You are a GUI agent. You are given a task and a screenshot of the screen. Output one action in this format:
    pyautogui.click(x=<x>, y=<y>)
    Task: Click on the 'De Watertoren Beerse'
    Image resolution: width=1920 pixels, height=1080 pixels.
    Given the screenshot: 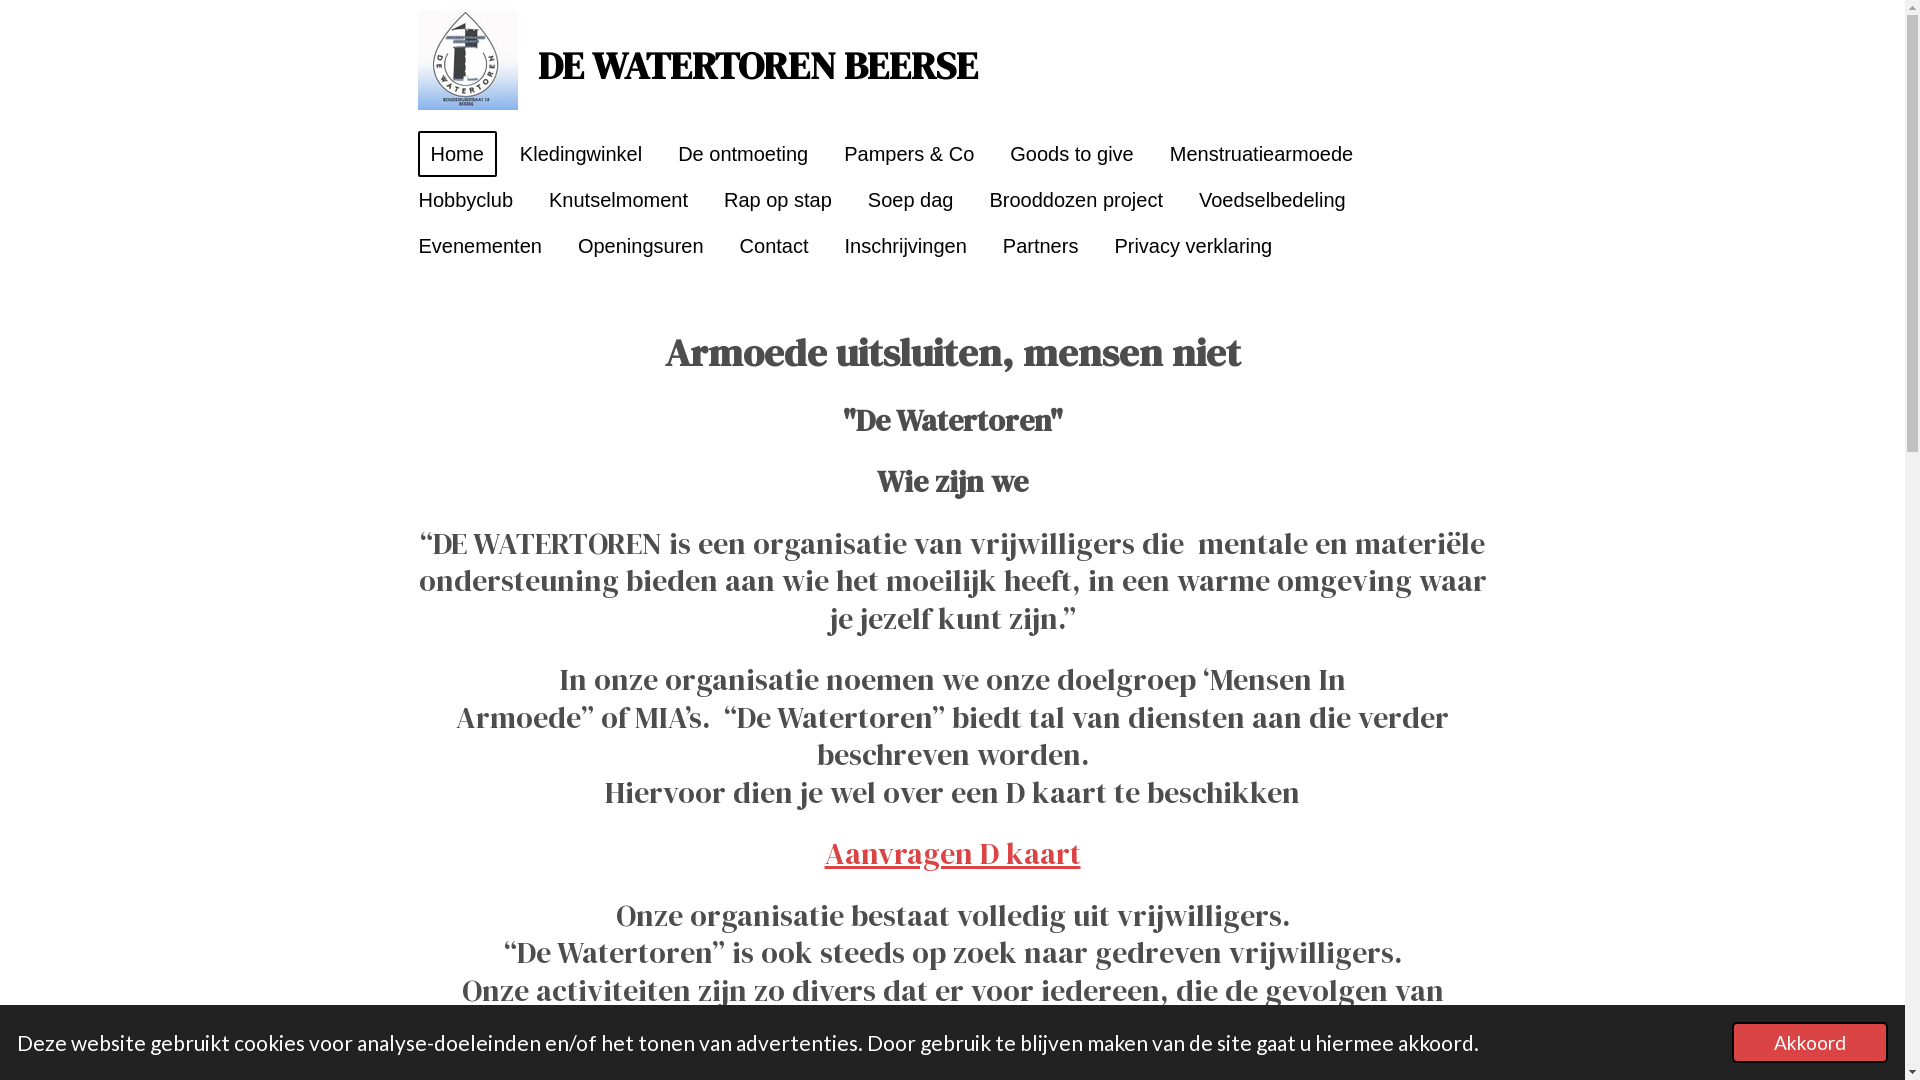 What is the action you would take?
    pyautogui.click(x=466, y=59)
    